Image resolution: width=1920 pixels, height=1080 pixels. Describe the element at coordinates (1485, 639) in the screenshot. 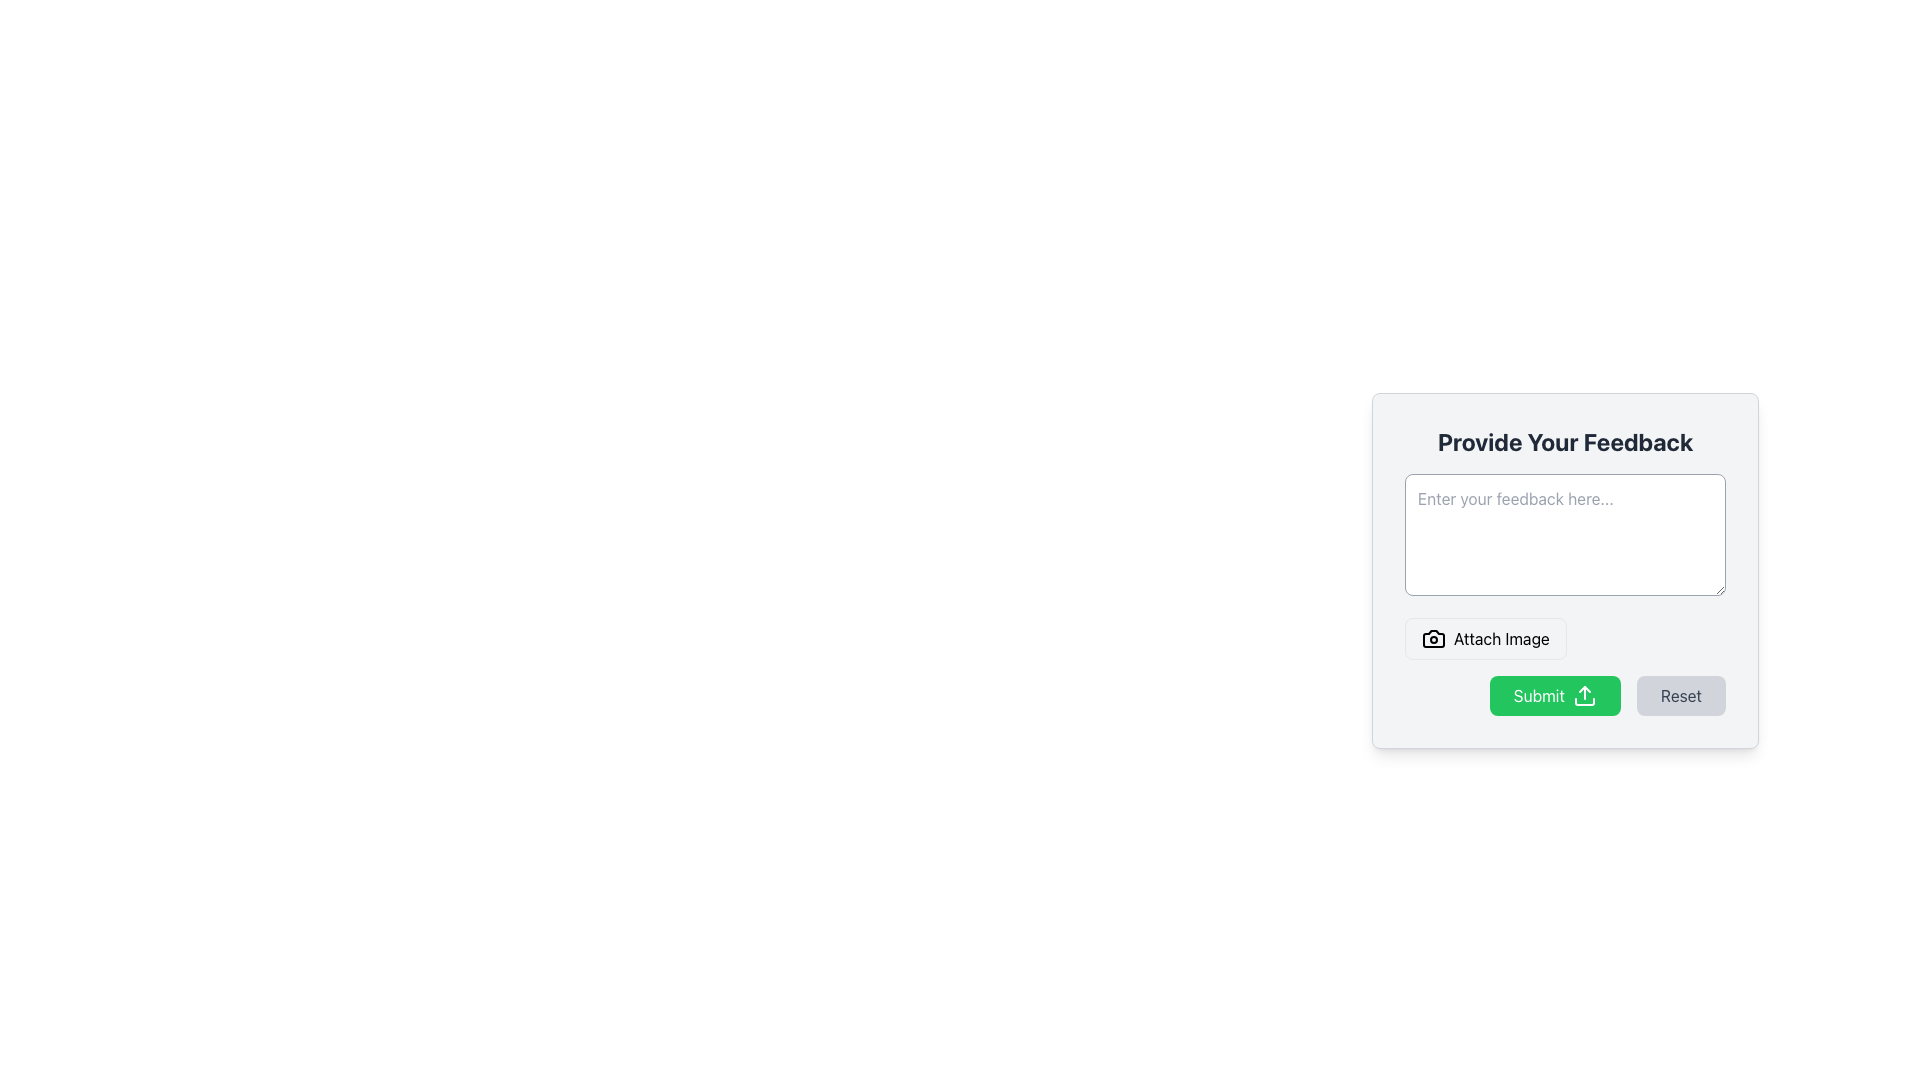

I see `the 'Attach Image' button located in the bottom left corner of the feedback form` at that location.